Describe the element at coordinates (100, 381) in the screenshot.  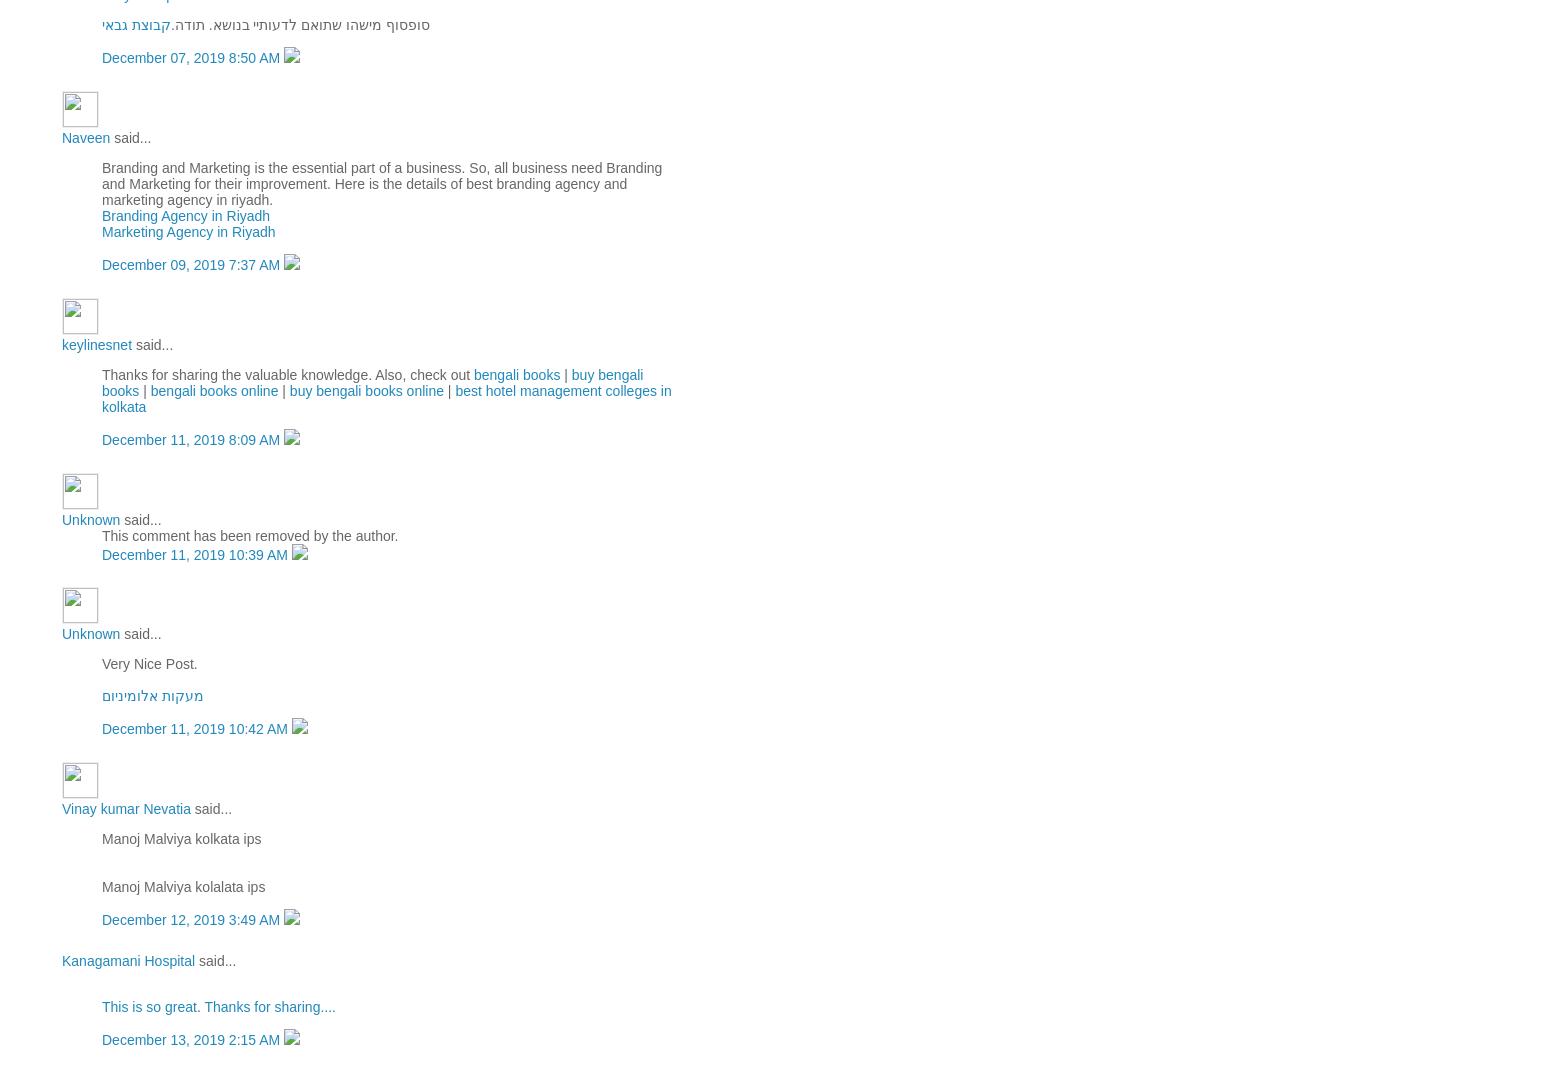
I see `'buy bengali books'` at that location.